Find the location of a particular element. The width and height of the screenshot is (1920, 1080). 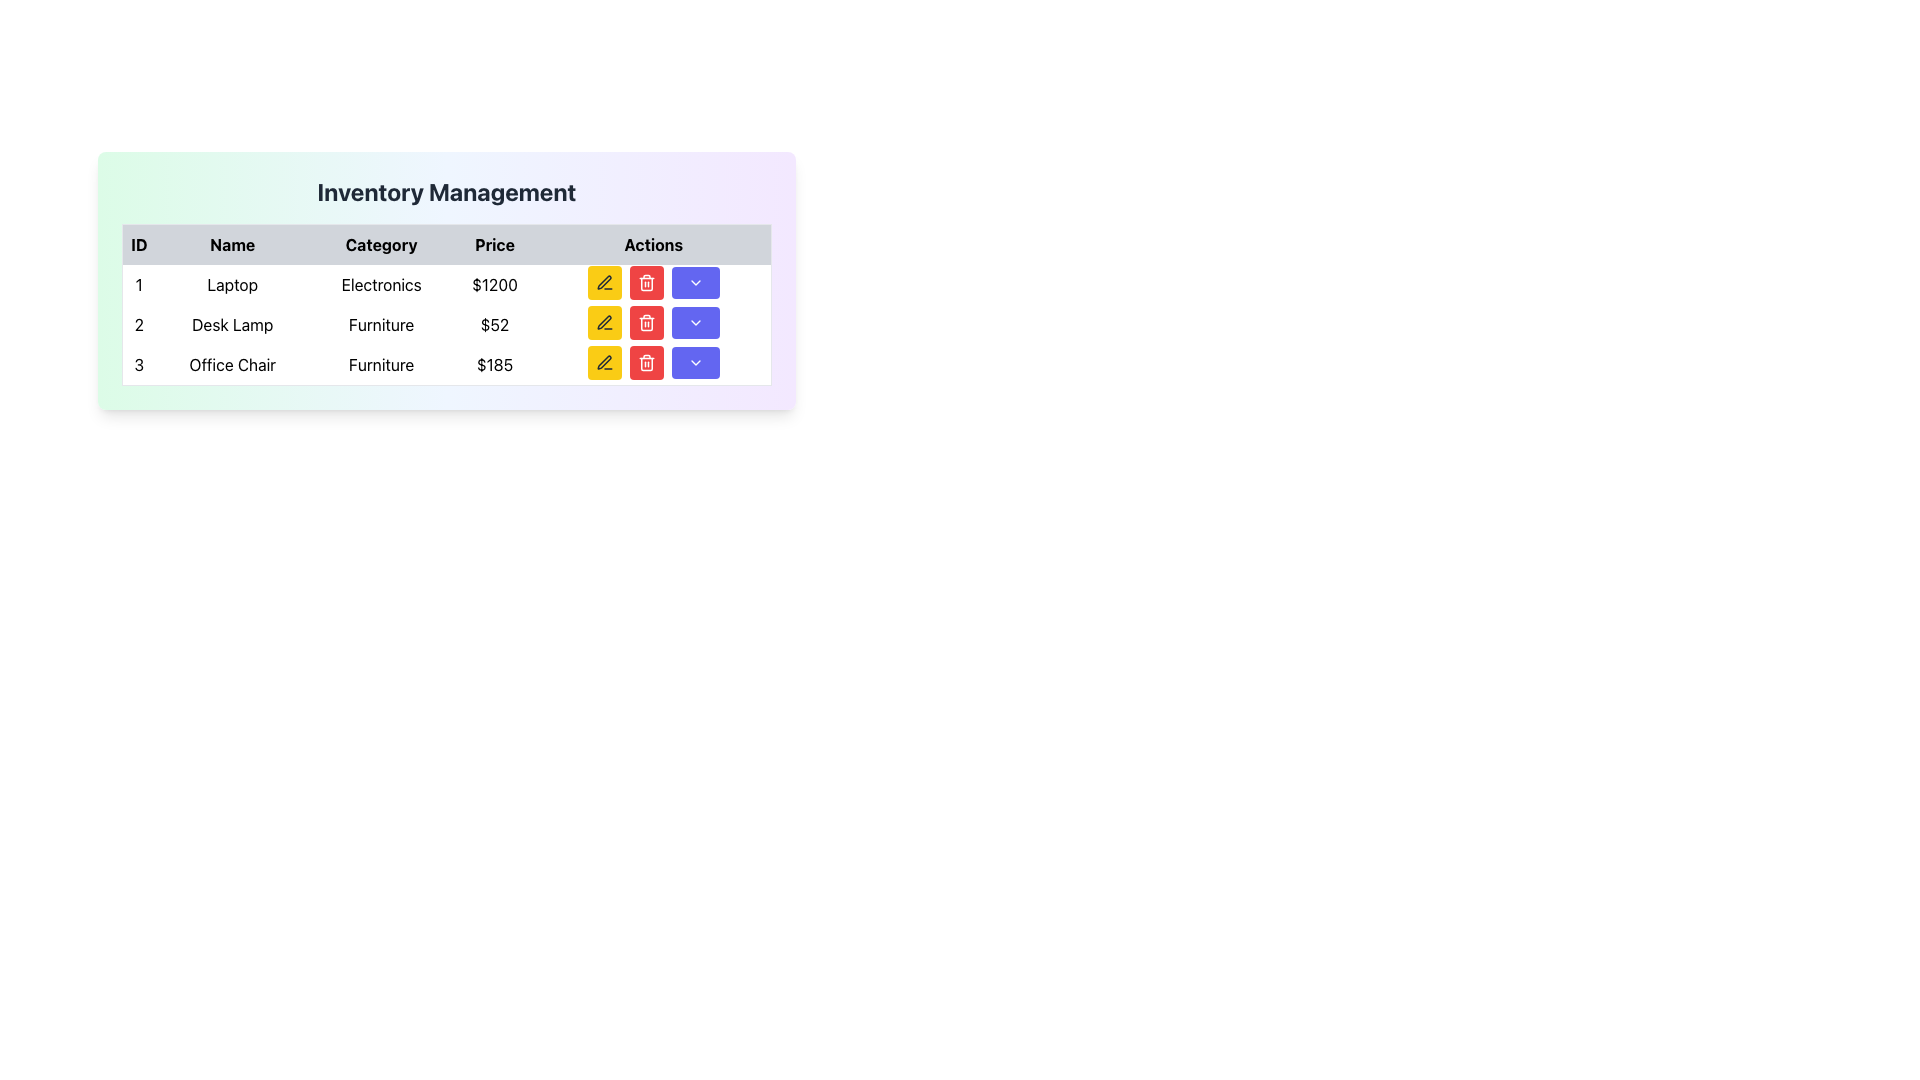

the 'Price' label in the third row of the table, which indicates the monetary value of the item categorized as 'Furniture' is located at coordinates (494, 365).